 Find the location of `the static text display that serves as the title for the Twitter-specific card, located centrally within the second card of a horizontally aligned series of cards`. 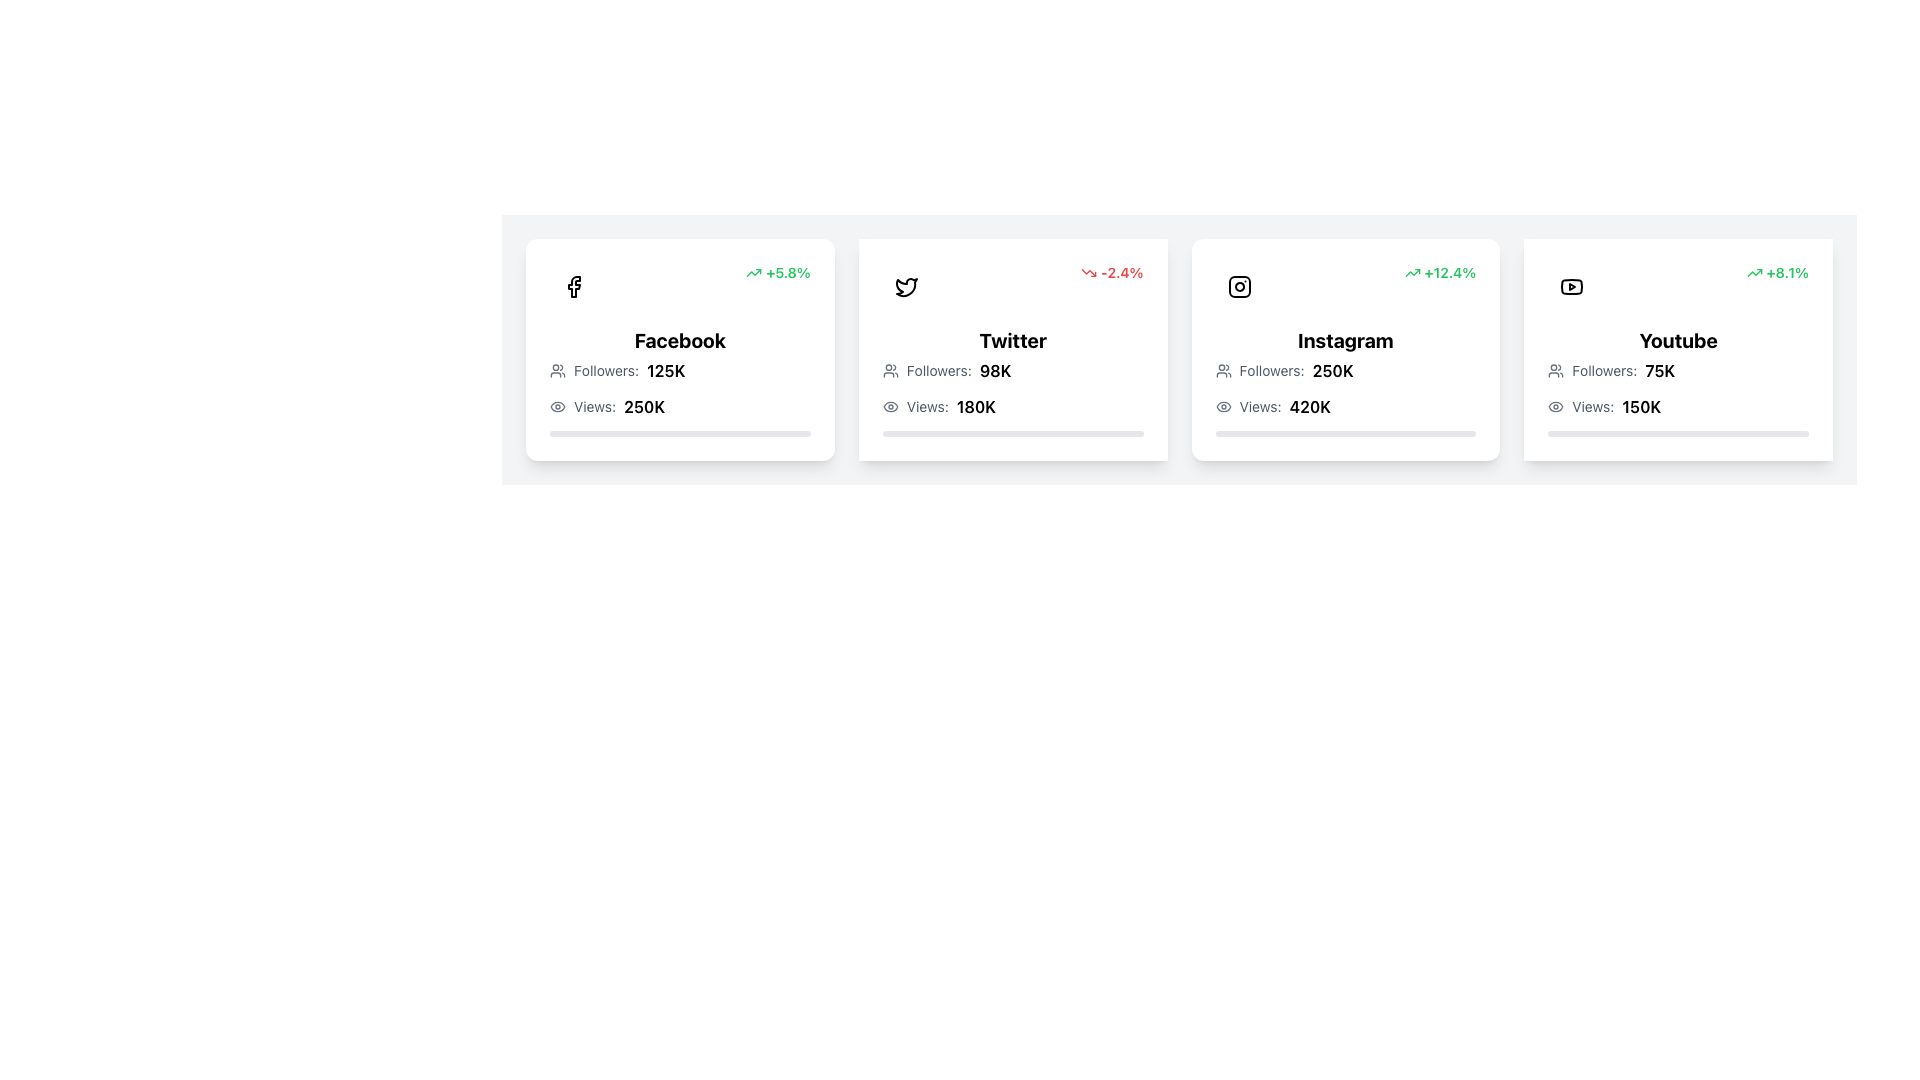

the static text display that serves as the title for the Twitter-specific card, located centrally within the second card of a horizontally aligned series of cards is located at coordinates (1013, 339).